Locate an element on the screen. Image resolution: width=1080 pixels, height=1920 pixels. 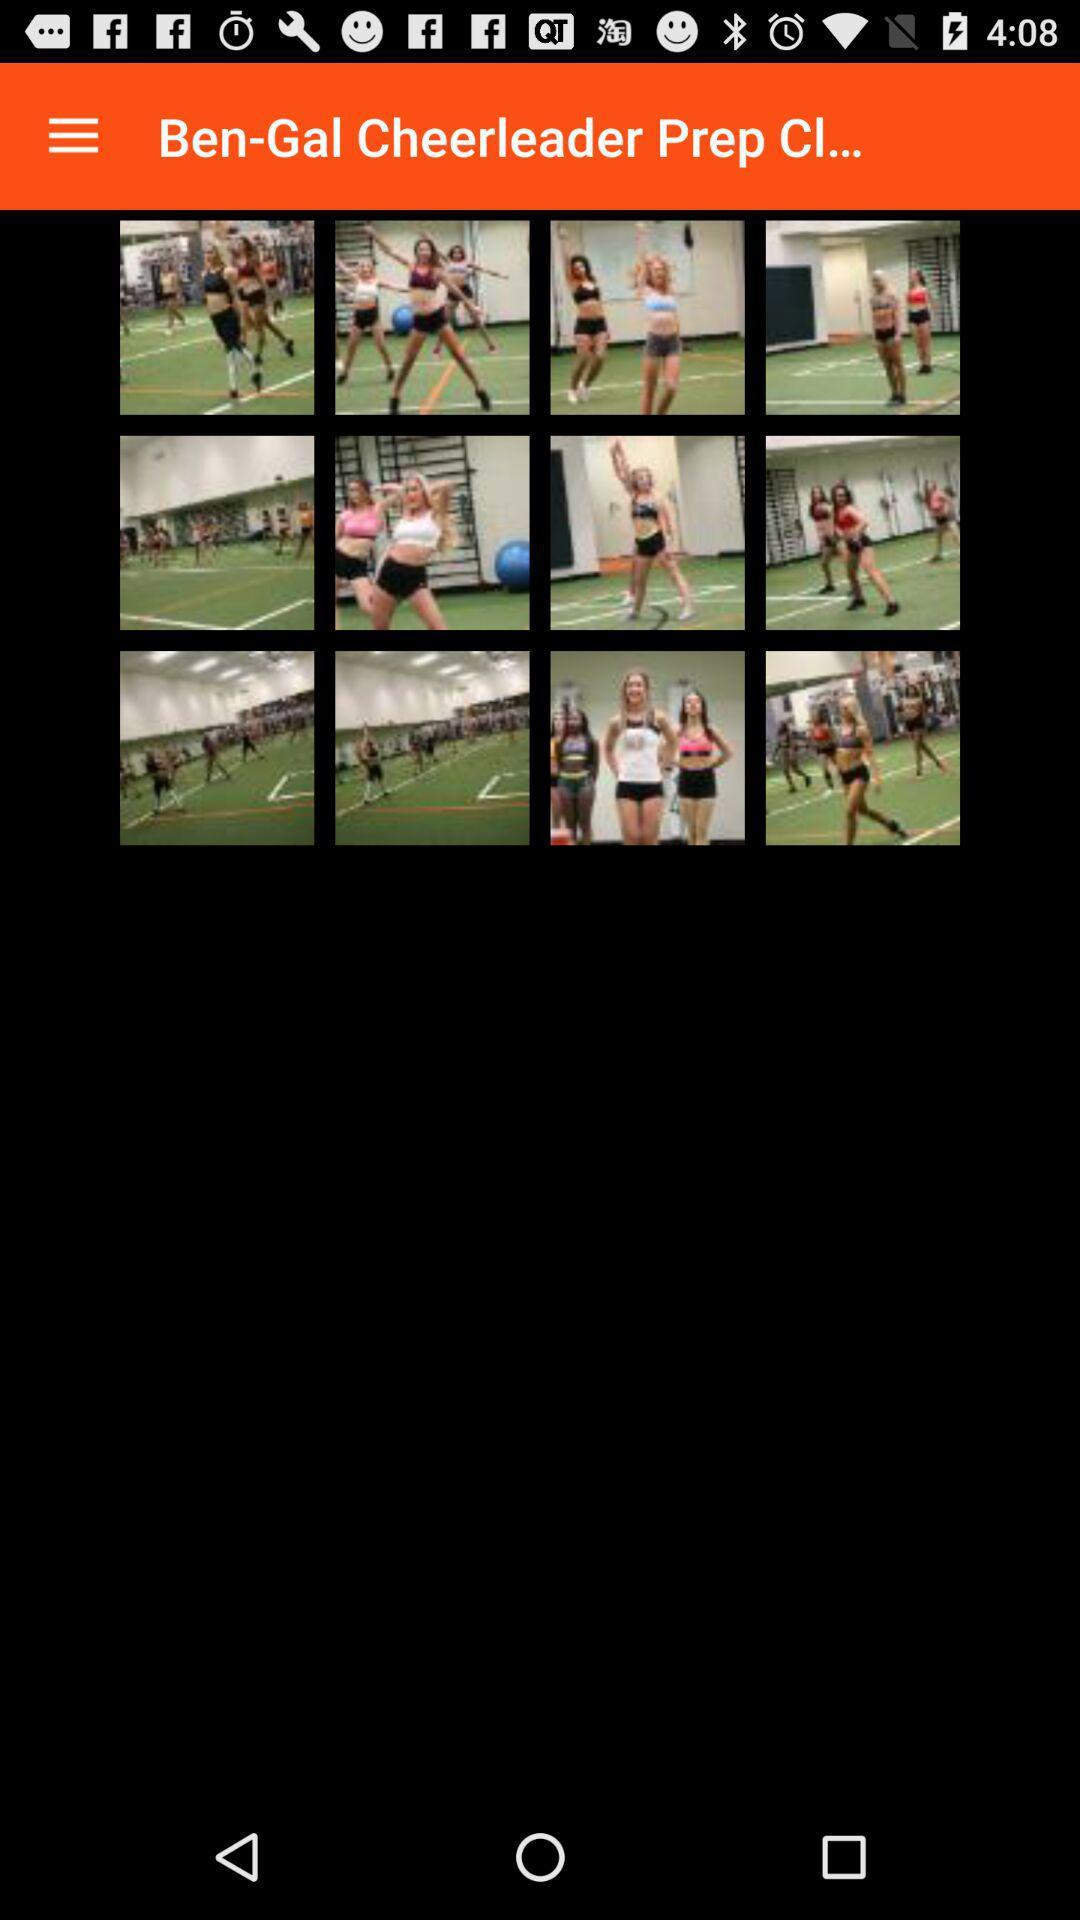
drop down menu is located at coordinates (72, 135).